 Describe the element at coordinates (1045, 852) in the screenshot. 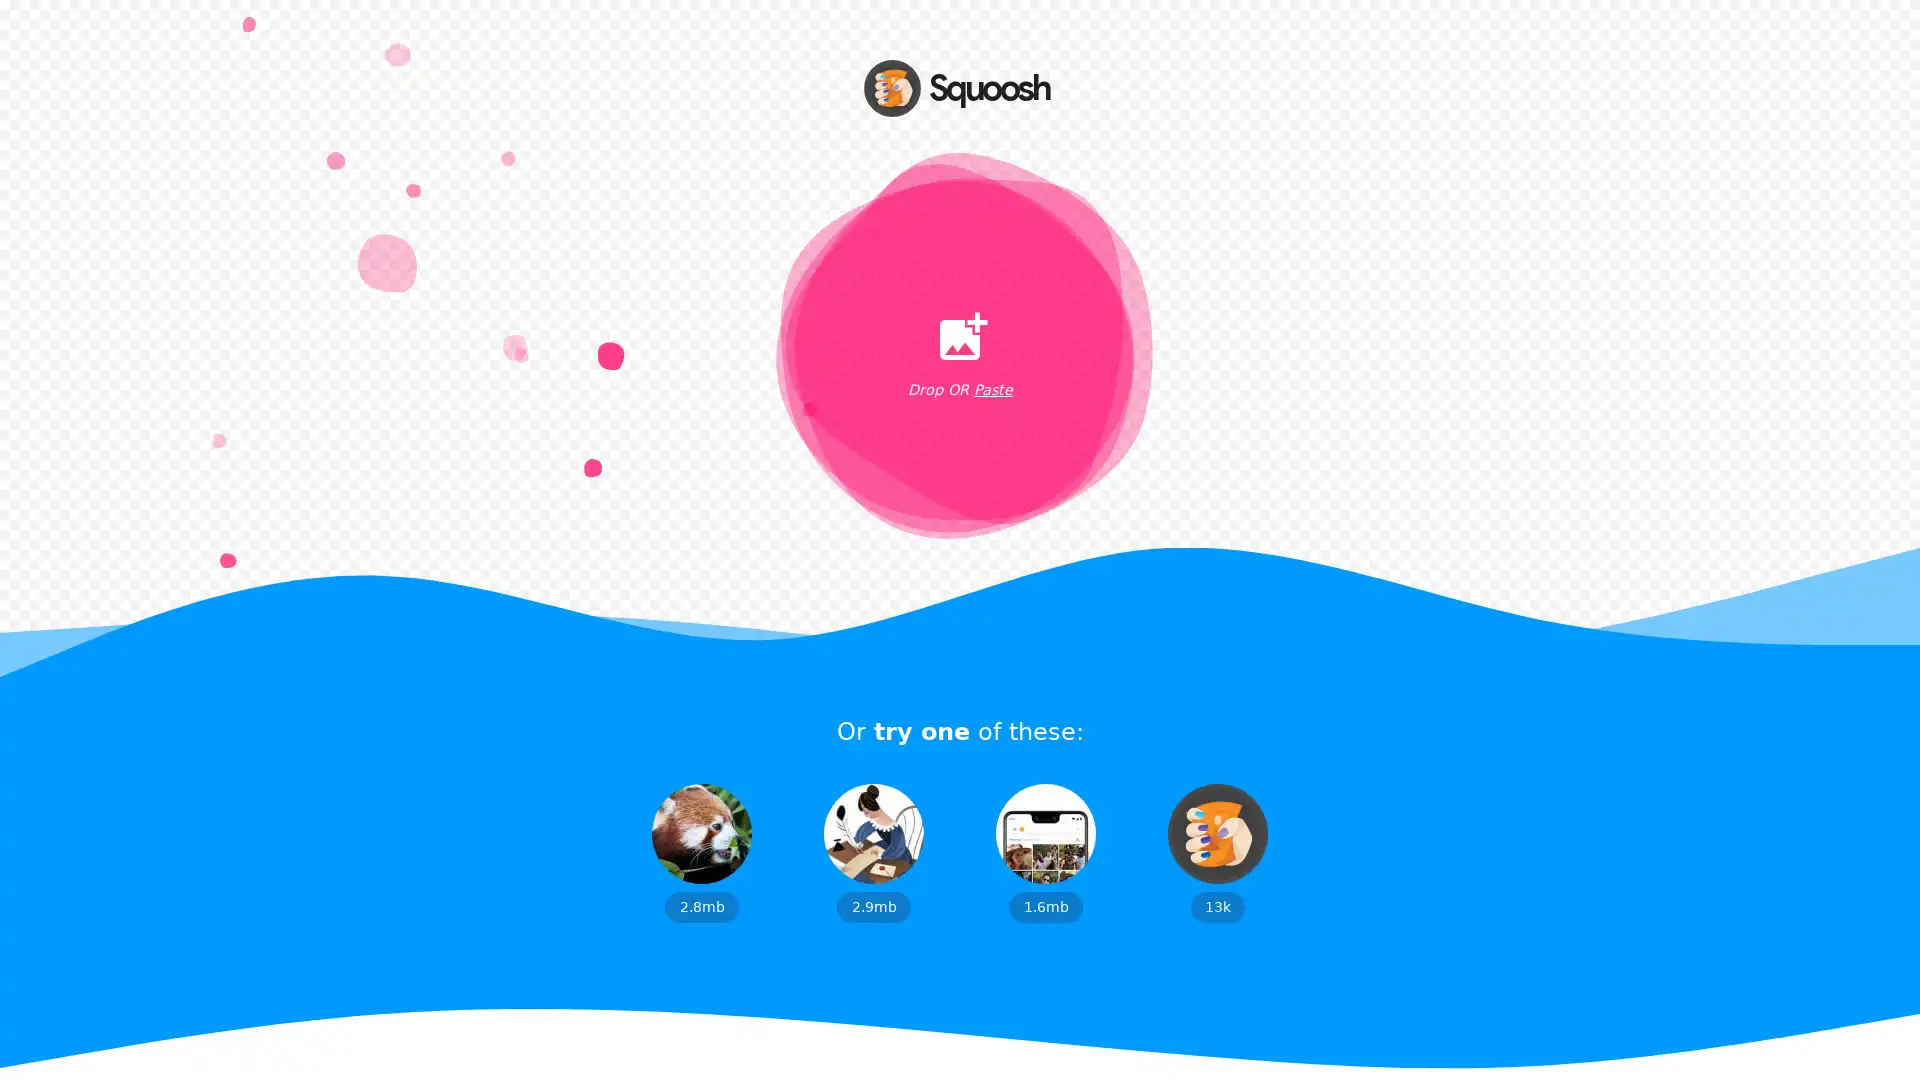

I see `Device screen 1.6mb` at that location.